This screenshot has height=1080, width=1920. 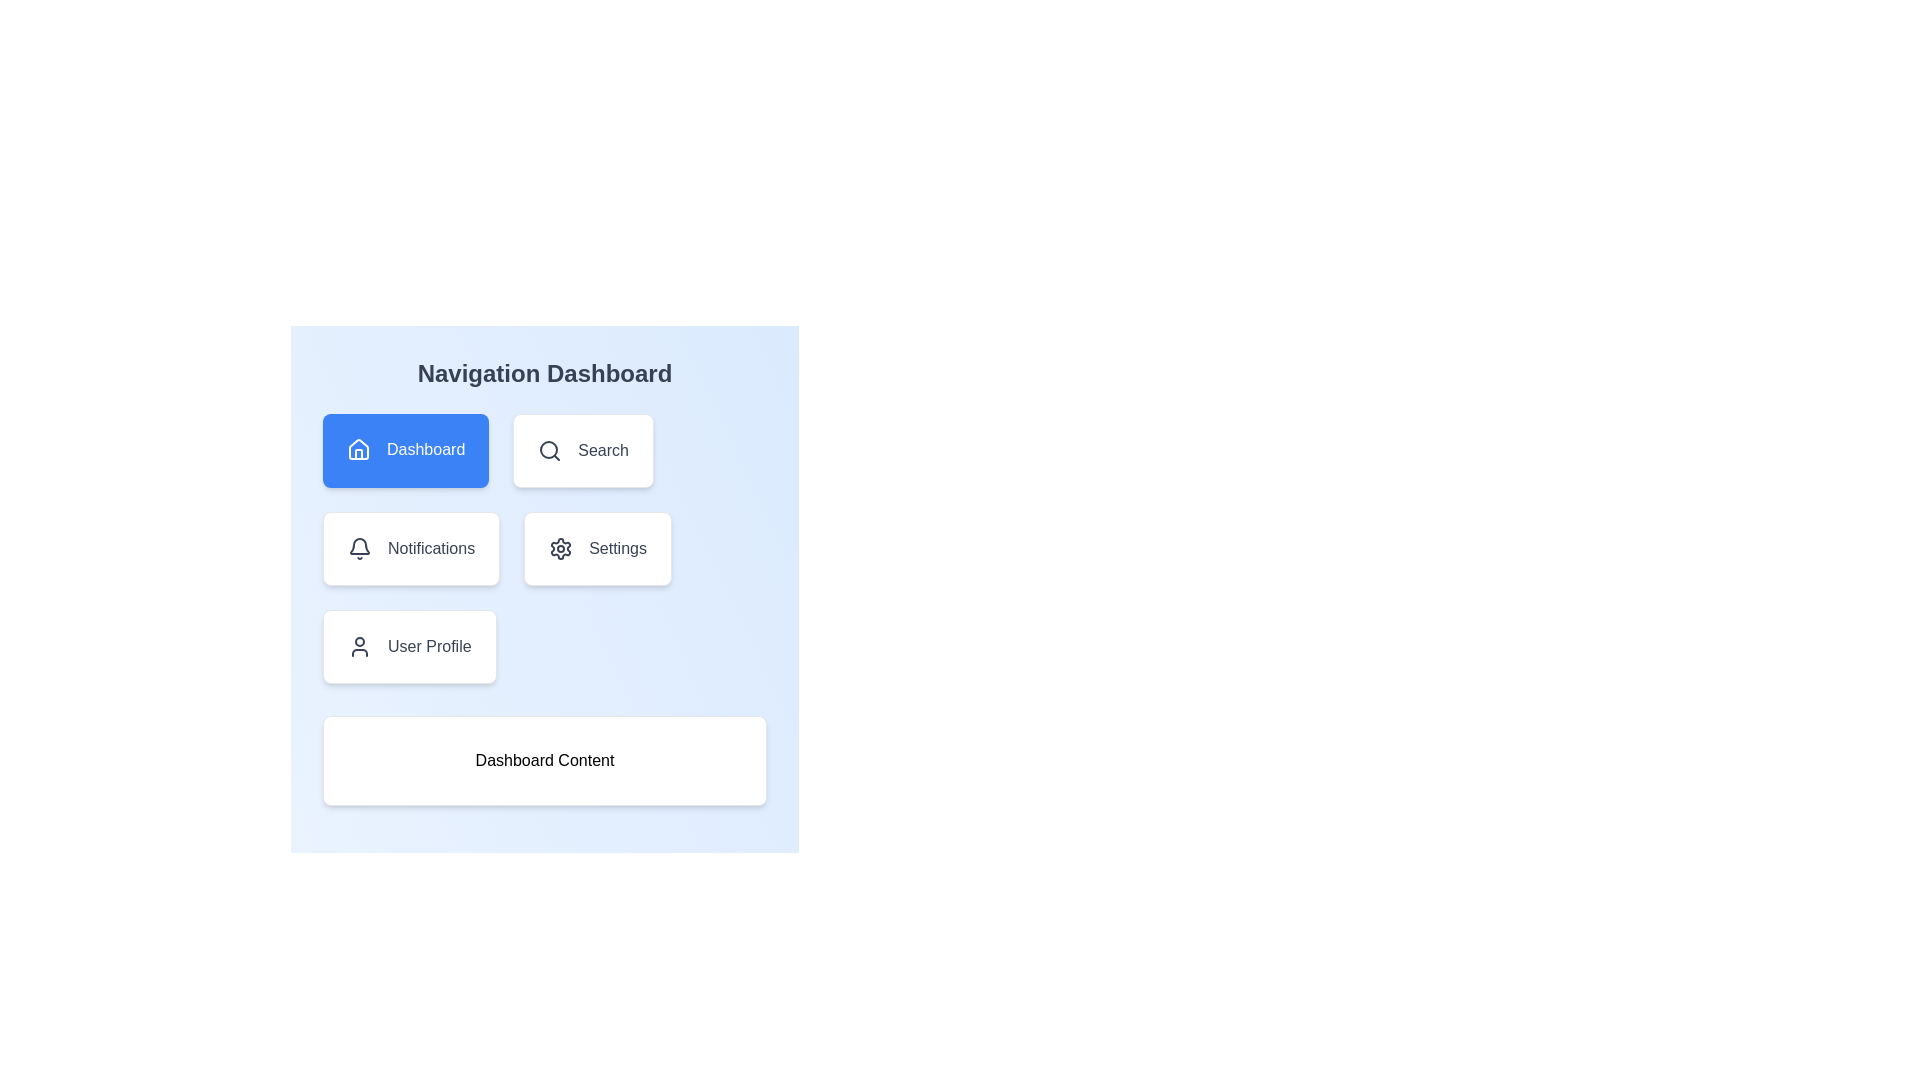 I want to click on the text label that serves as a visual cue for the nearby interactive search icon, positioned near the top-right corner of the navigation dashboard area, so click(x=602, y=451).